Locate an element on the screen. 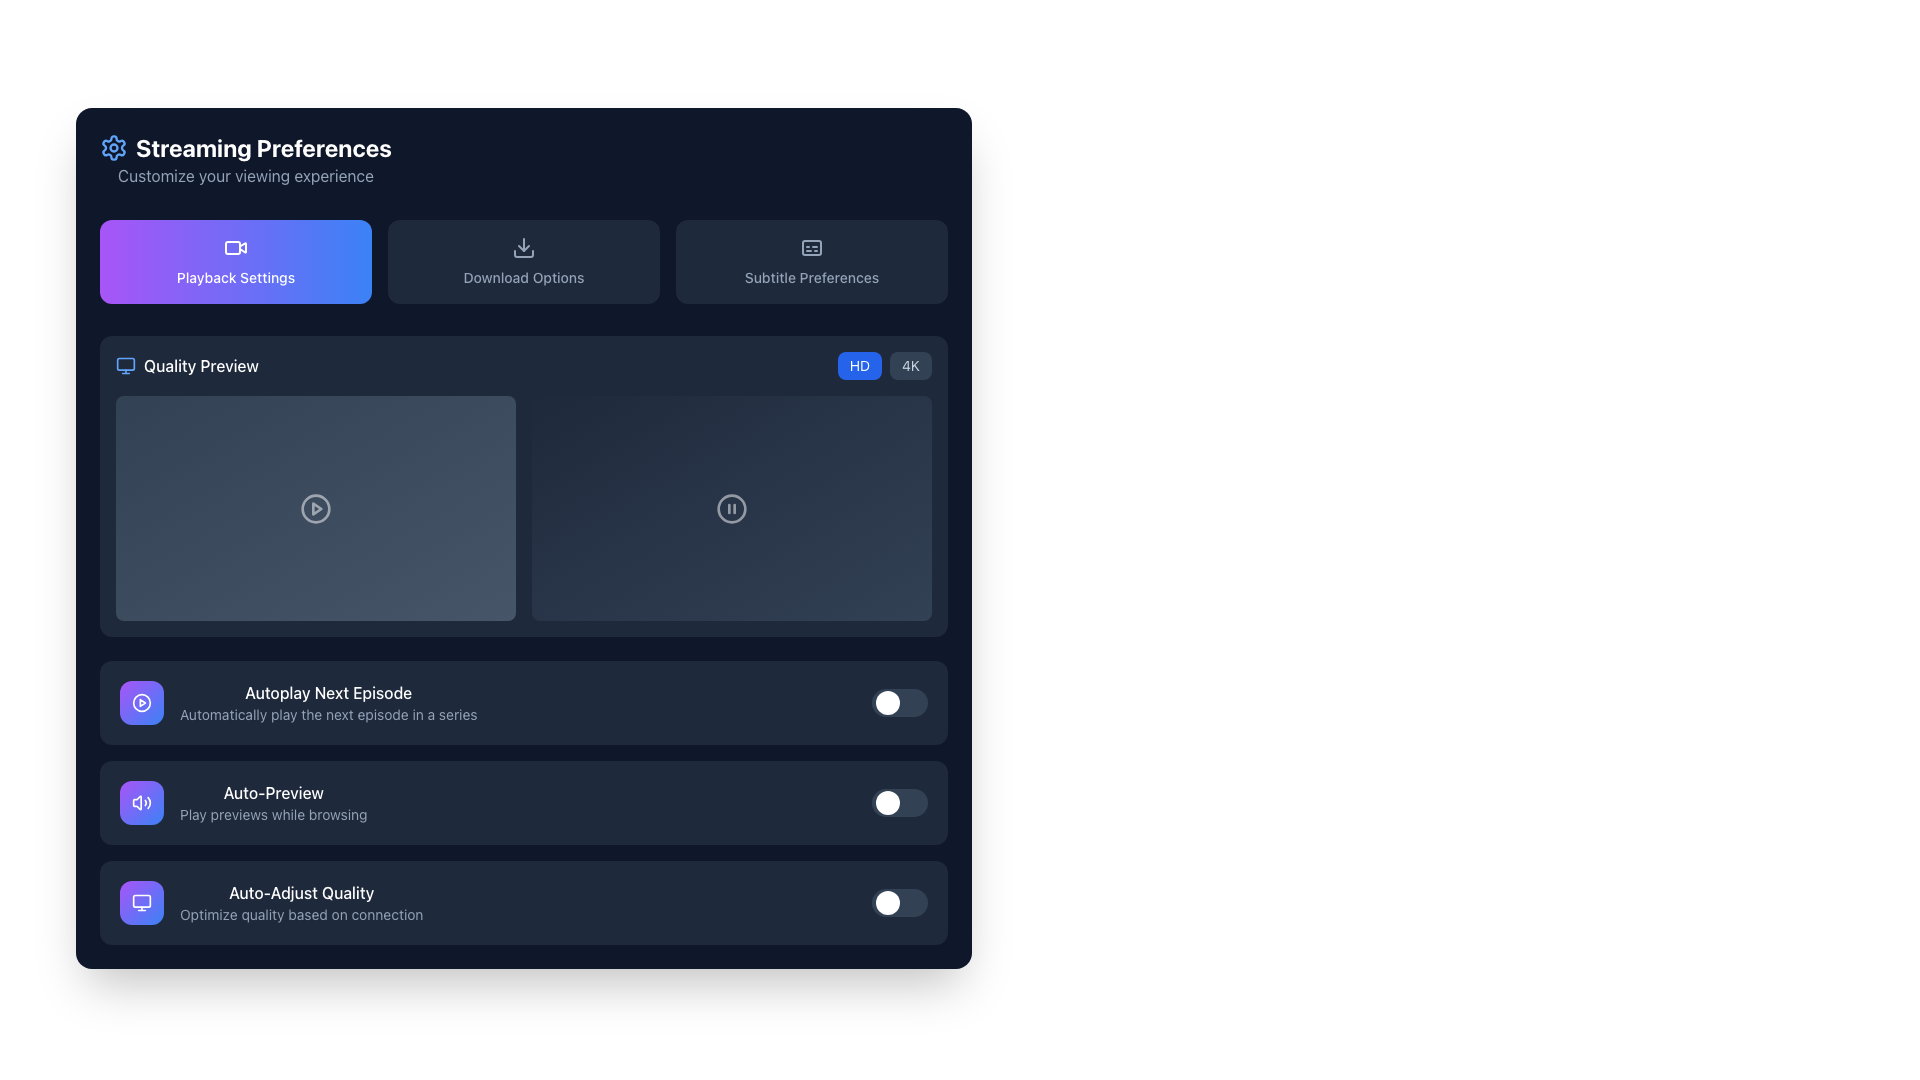  informational text label located beneath the 'Streaming Preferences' heading, which provides context for the settings or options in that section is located at coordinates (244, 175).